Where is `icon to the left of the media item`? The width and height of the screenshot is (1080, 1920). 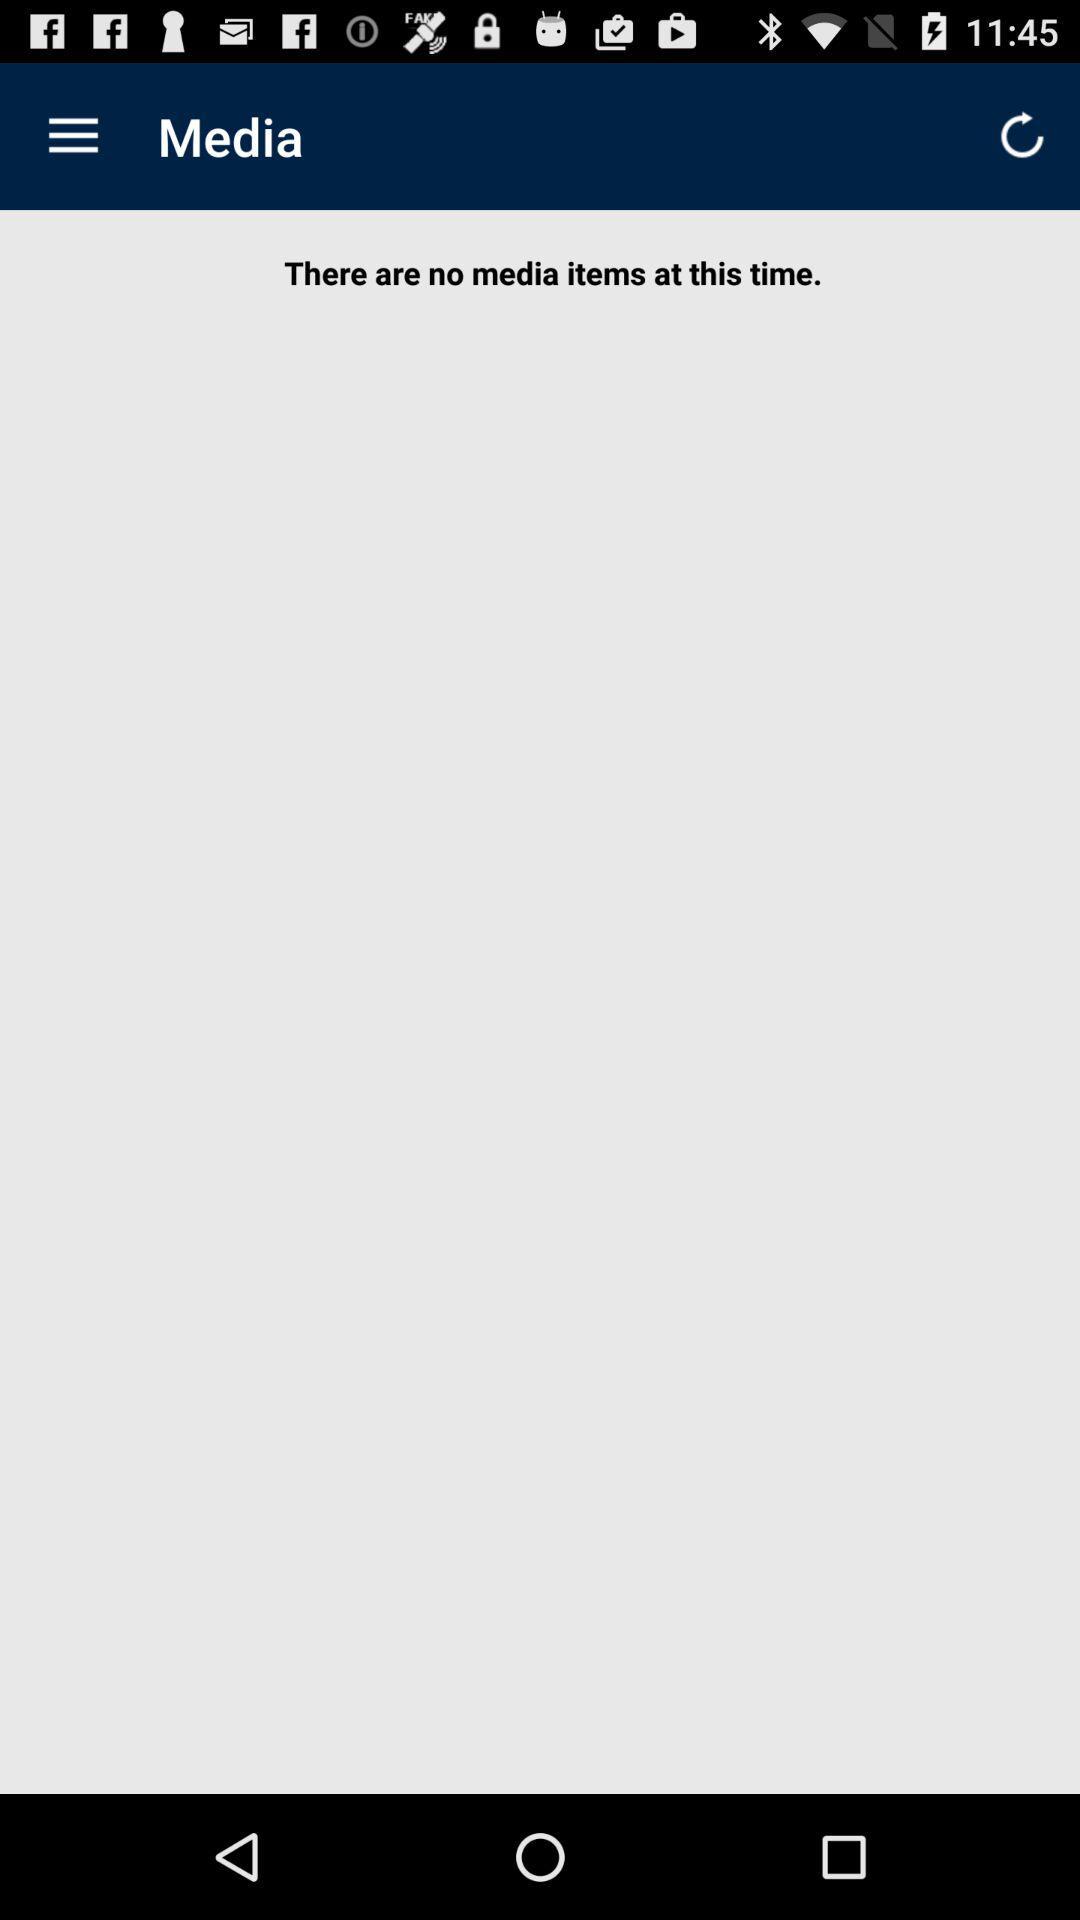 icon to the left of the media item is located at coordinates (72, 135).